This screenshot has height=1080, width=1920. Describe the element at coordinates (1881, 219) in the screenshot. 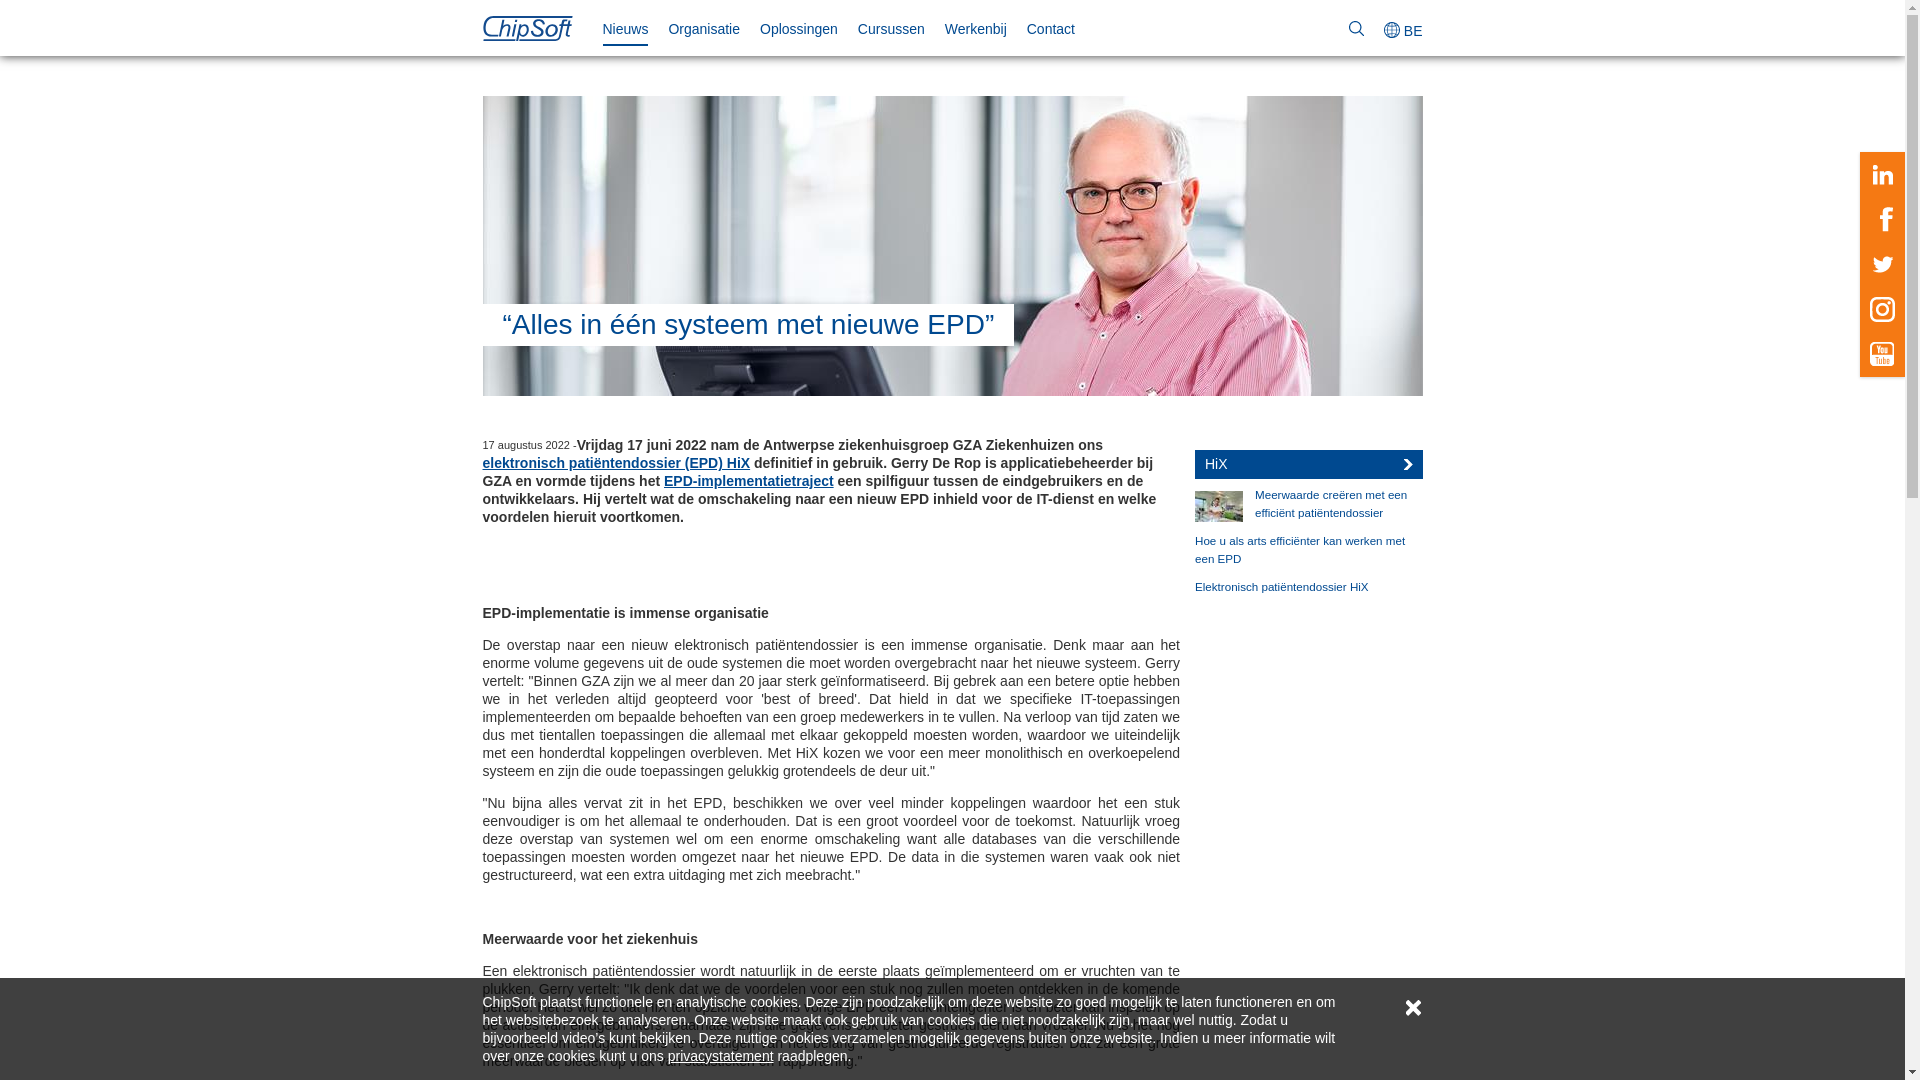

I see `'Facebook'` at that location.